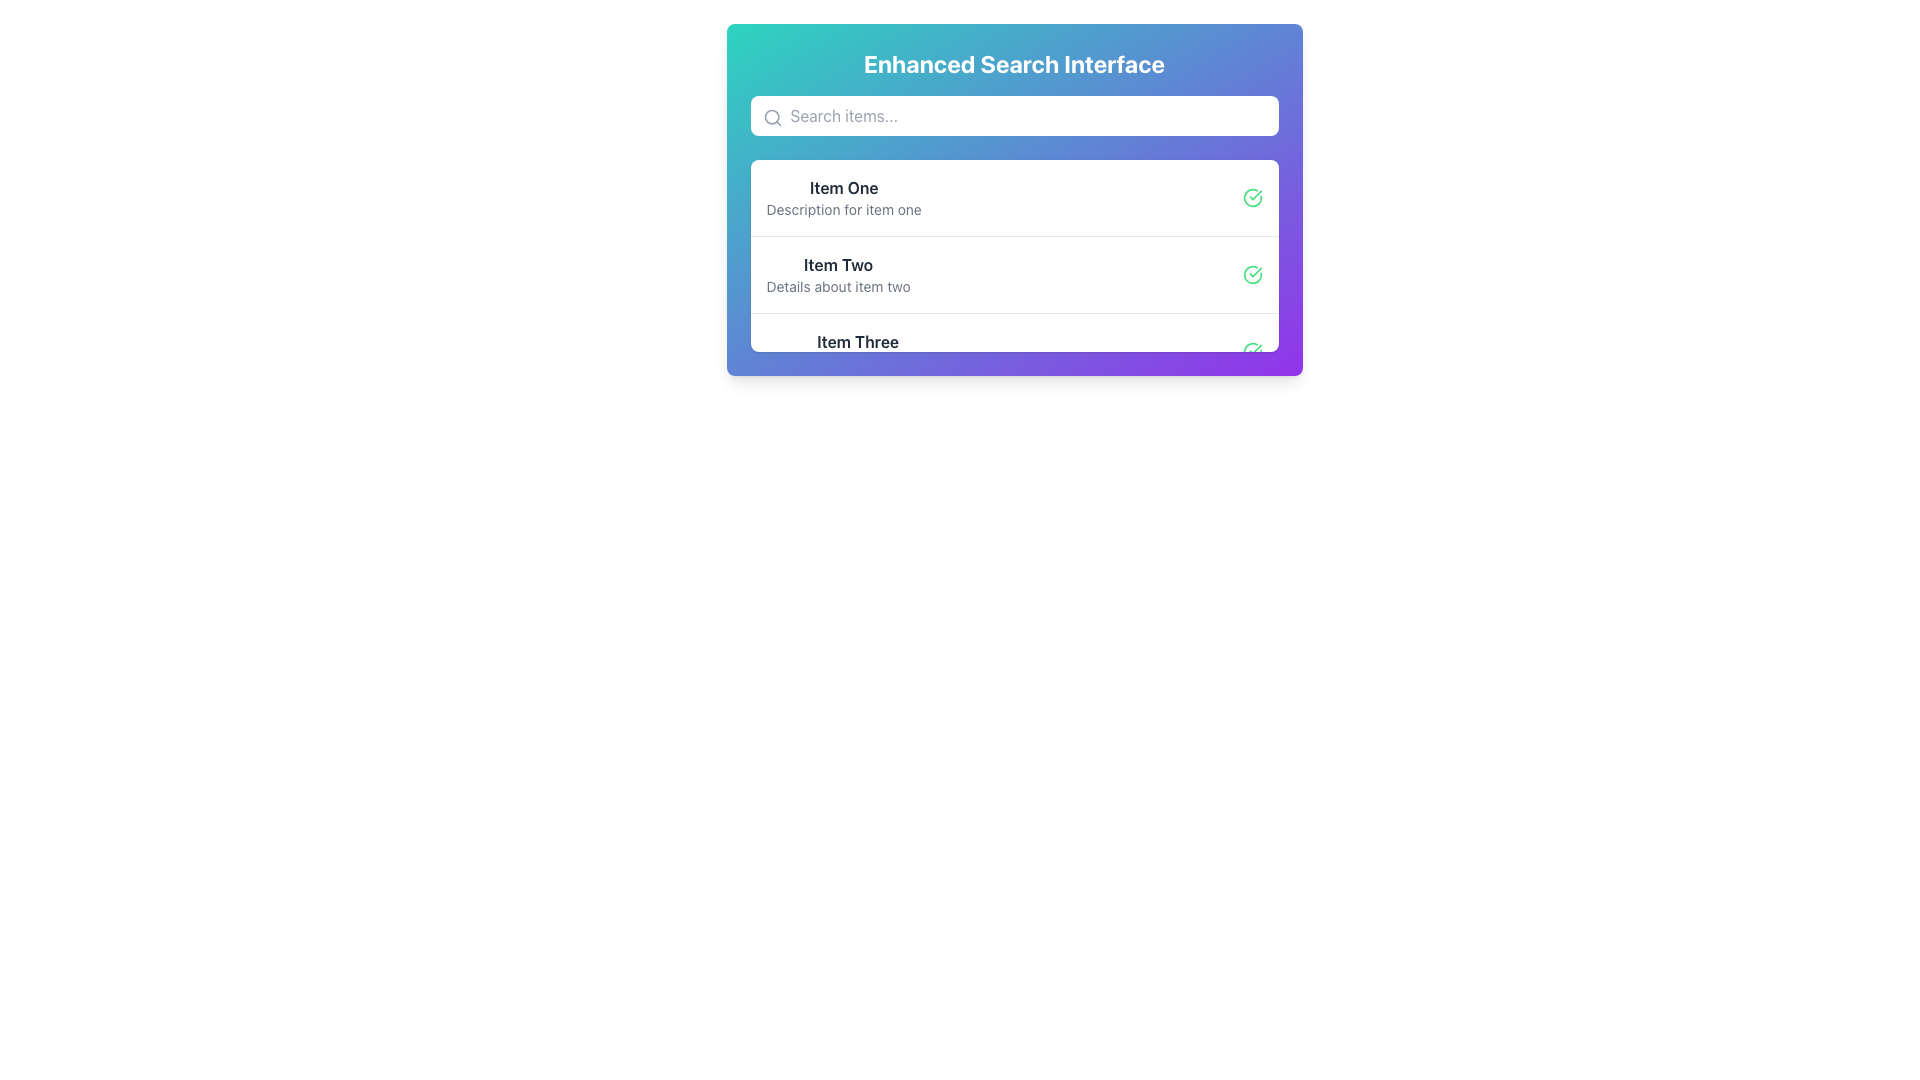 The height and width of the screenshot is (1080, 1920). Describe the element at coordinates (770, 117) in the screenshot. I see `circular graphical element within the search icon, which is part of the magnifying glass illustration located to the left of the search input field` at that location.